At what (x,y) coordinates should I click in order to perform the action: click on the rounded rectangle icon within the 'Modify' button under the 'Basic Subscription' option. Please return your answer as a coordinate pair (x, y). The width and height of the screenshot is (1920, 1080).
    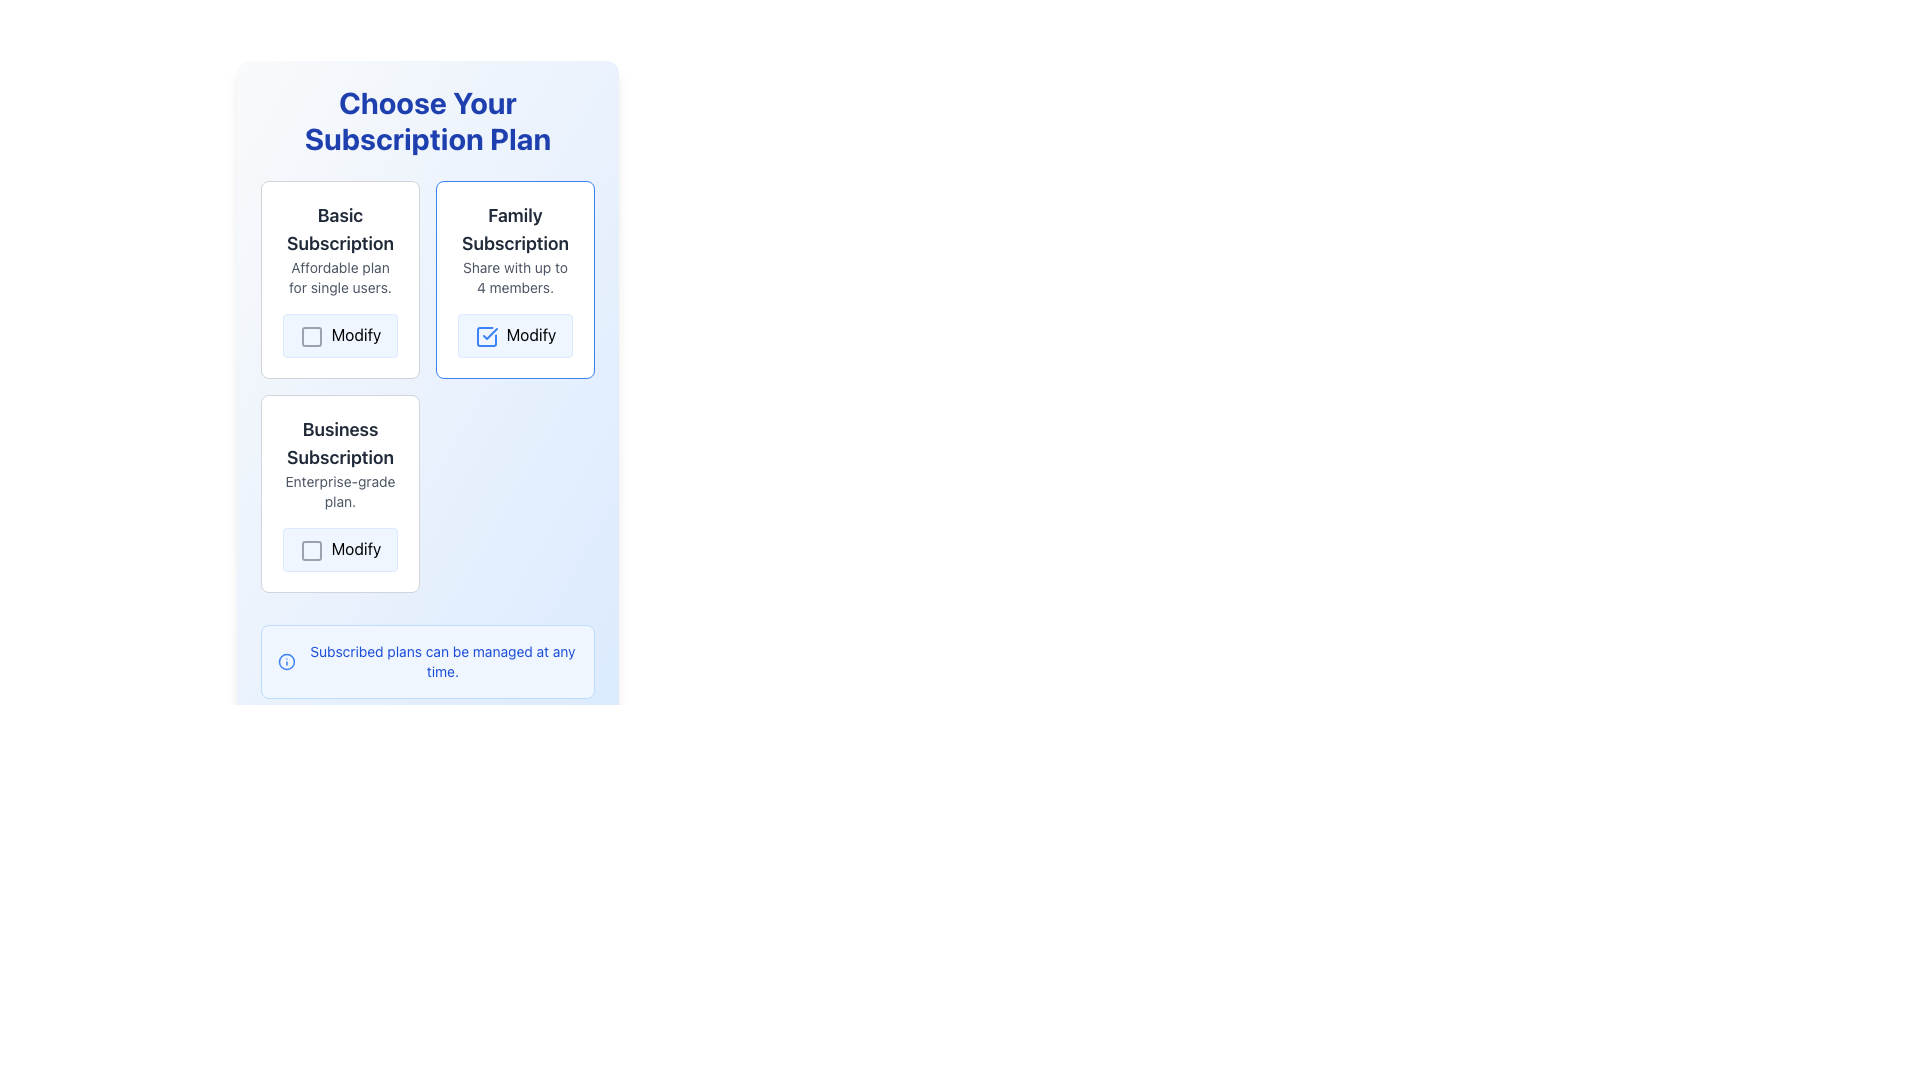
    Looking at the image, I should click on (310, 335).